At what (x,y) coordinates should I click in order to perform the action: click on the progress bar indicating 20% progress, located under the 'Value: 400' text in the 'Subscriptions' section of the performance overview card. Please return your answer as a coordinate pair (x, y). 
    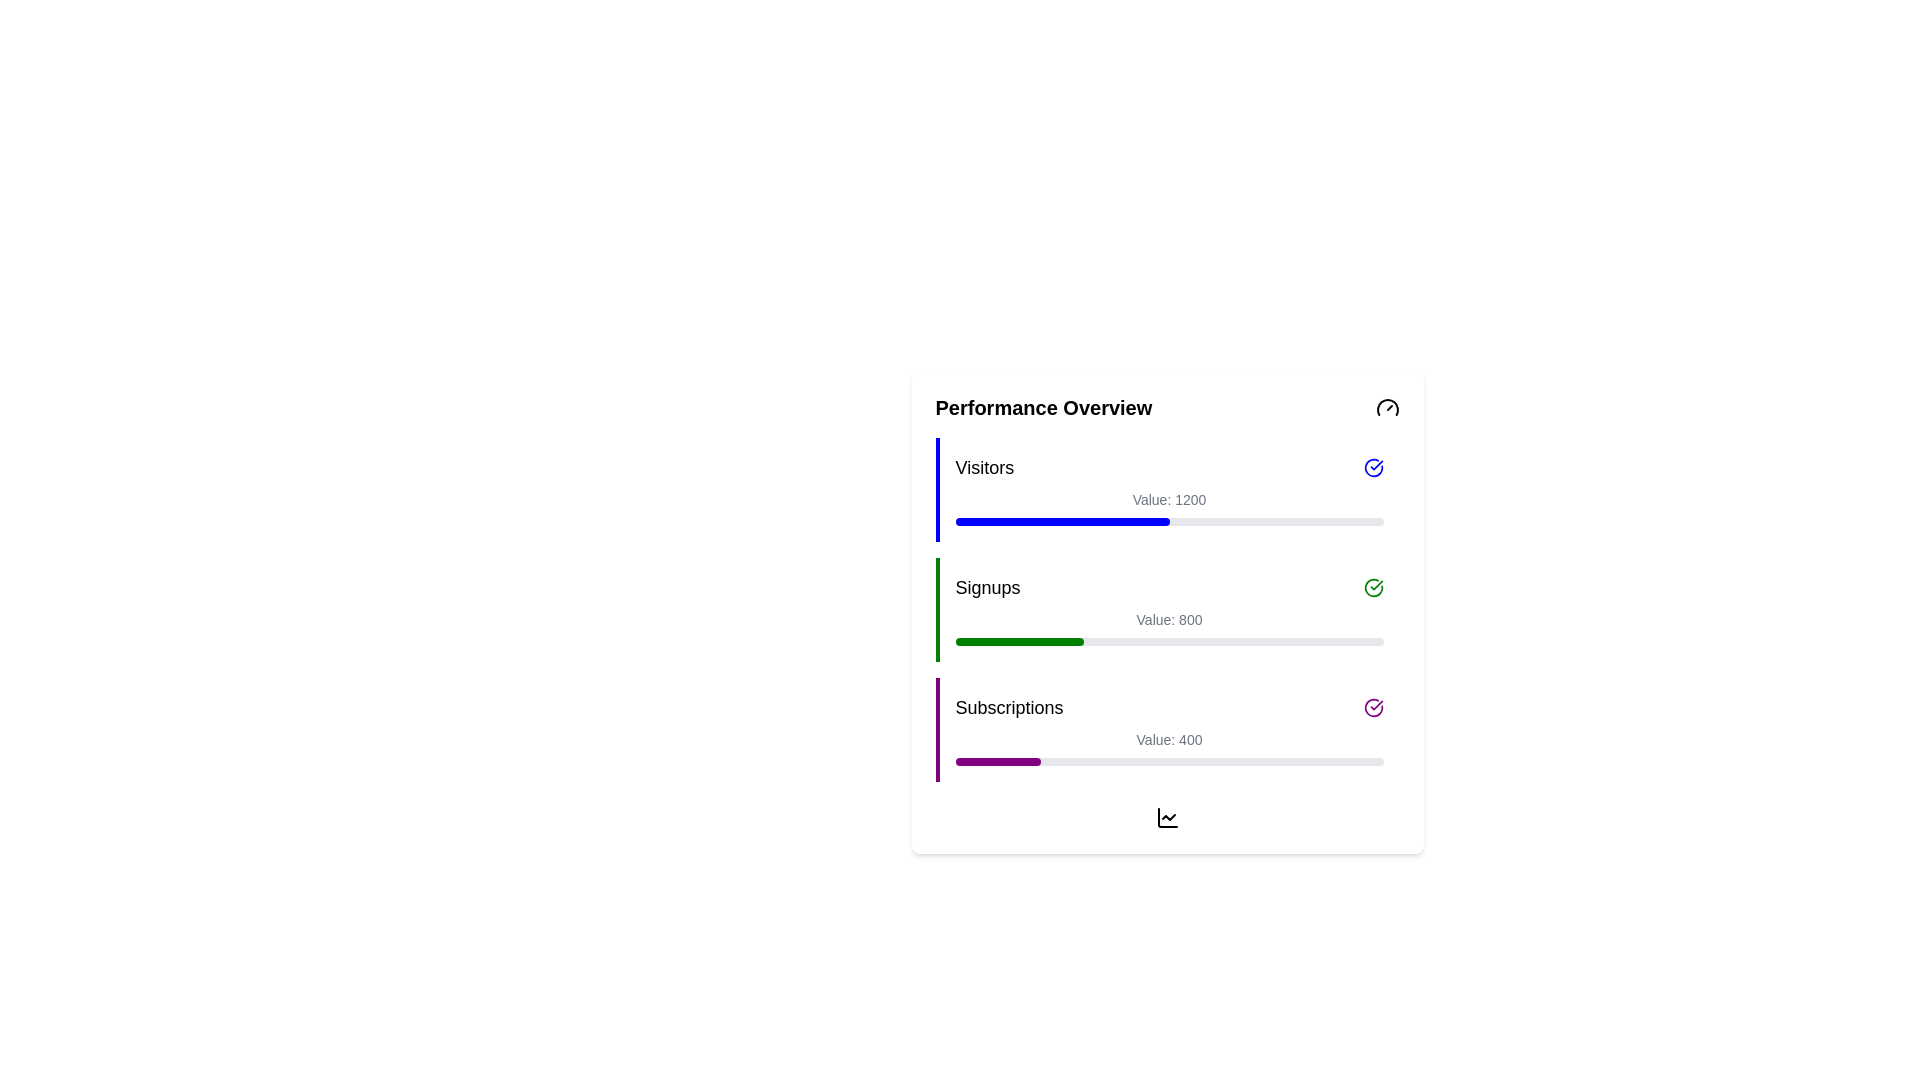
    Looking at the image, I should click on (1169, 762).